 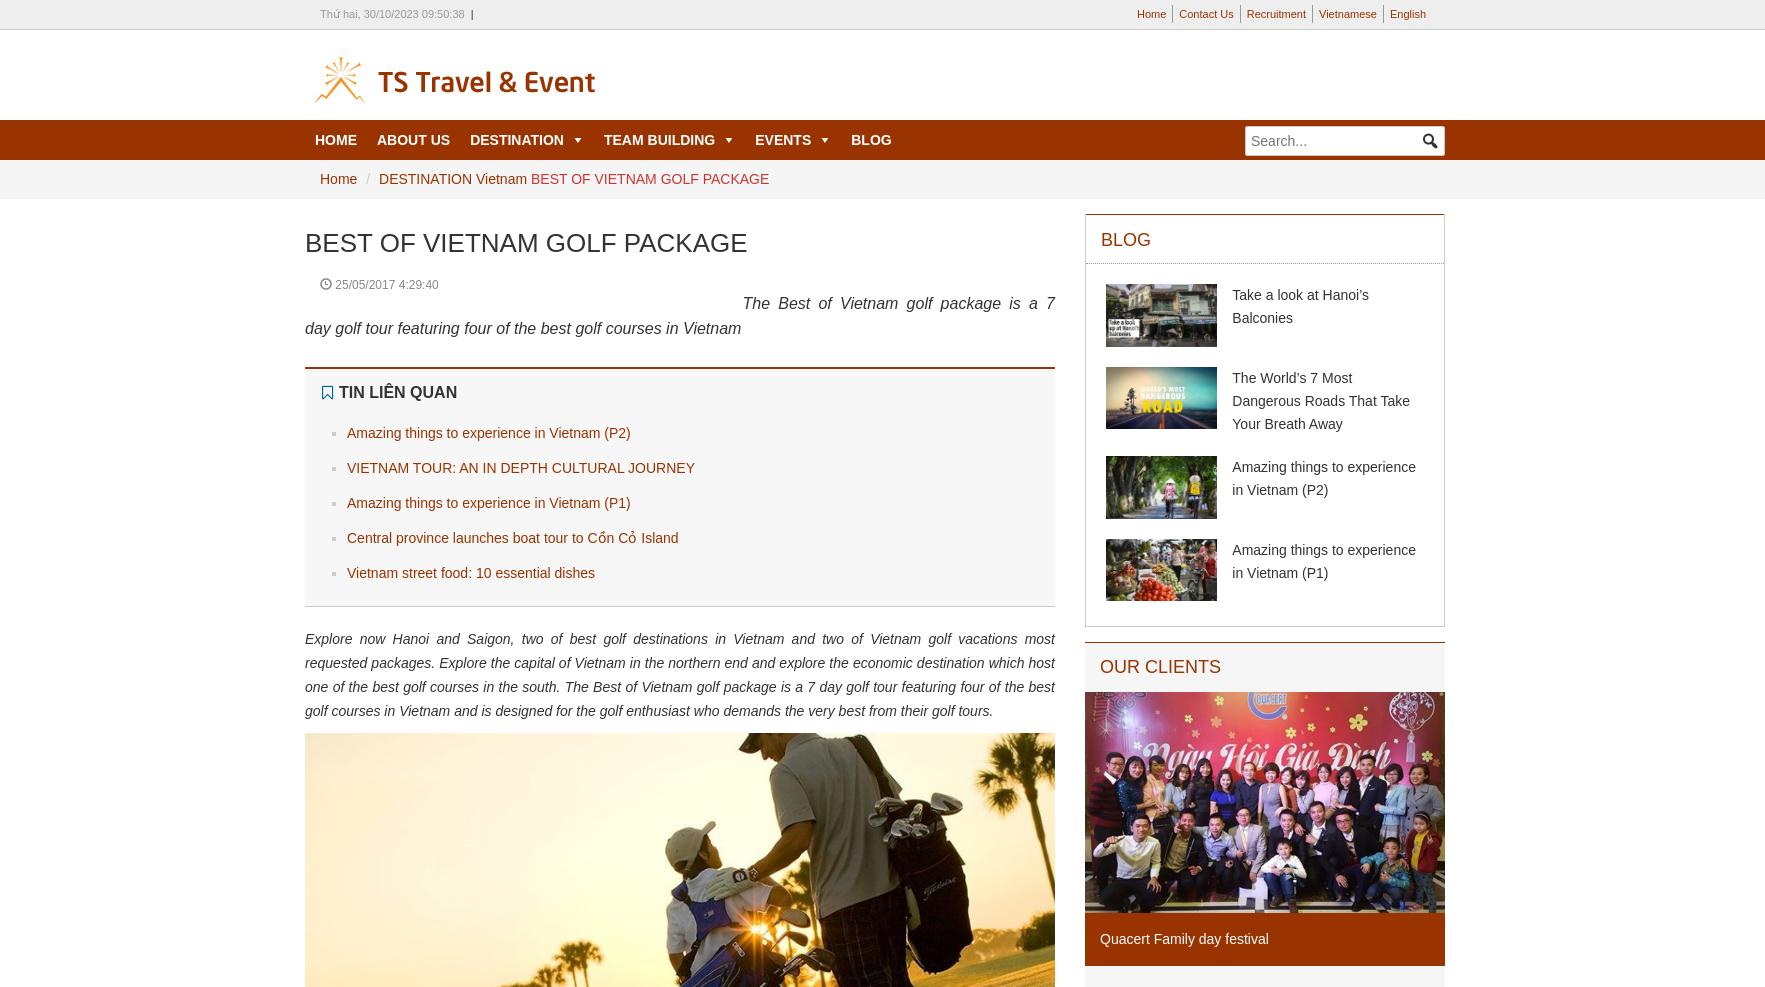 I want to click on 'Central province launches boat tour to Cồn Cỏ Island', so click(x=511, y=538).